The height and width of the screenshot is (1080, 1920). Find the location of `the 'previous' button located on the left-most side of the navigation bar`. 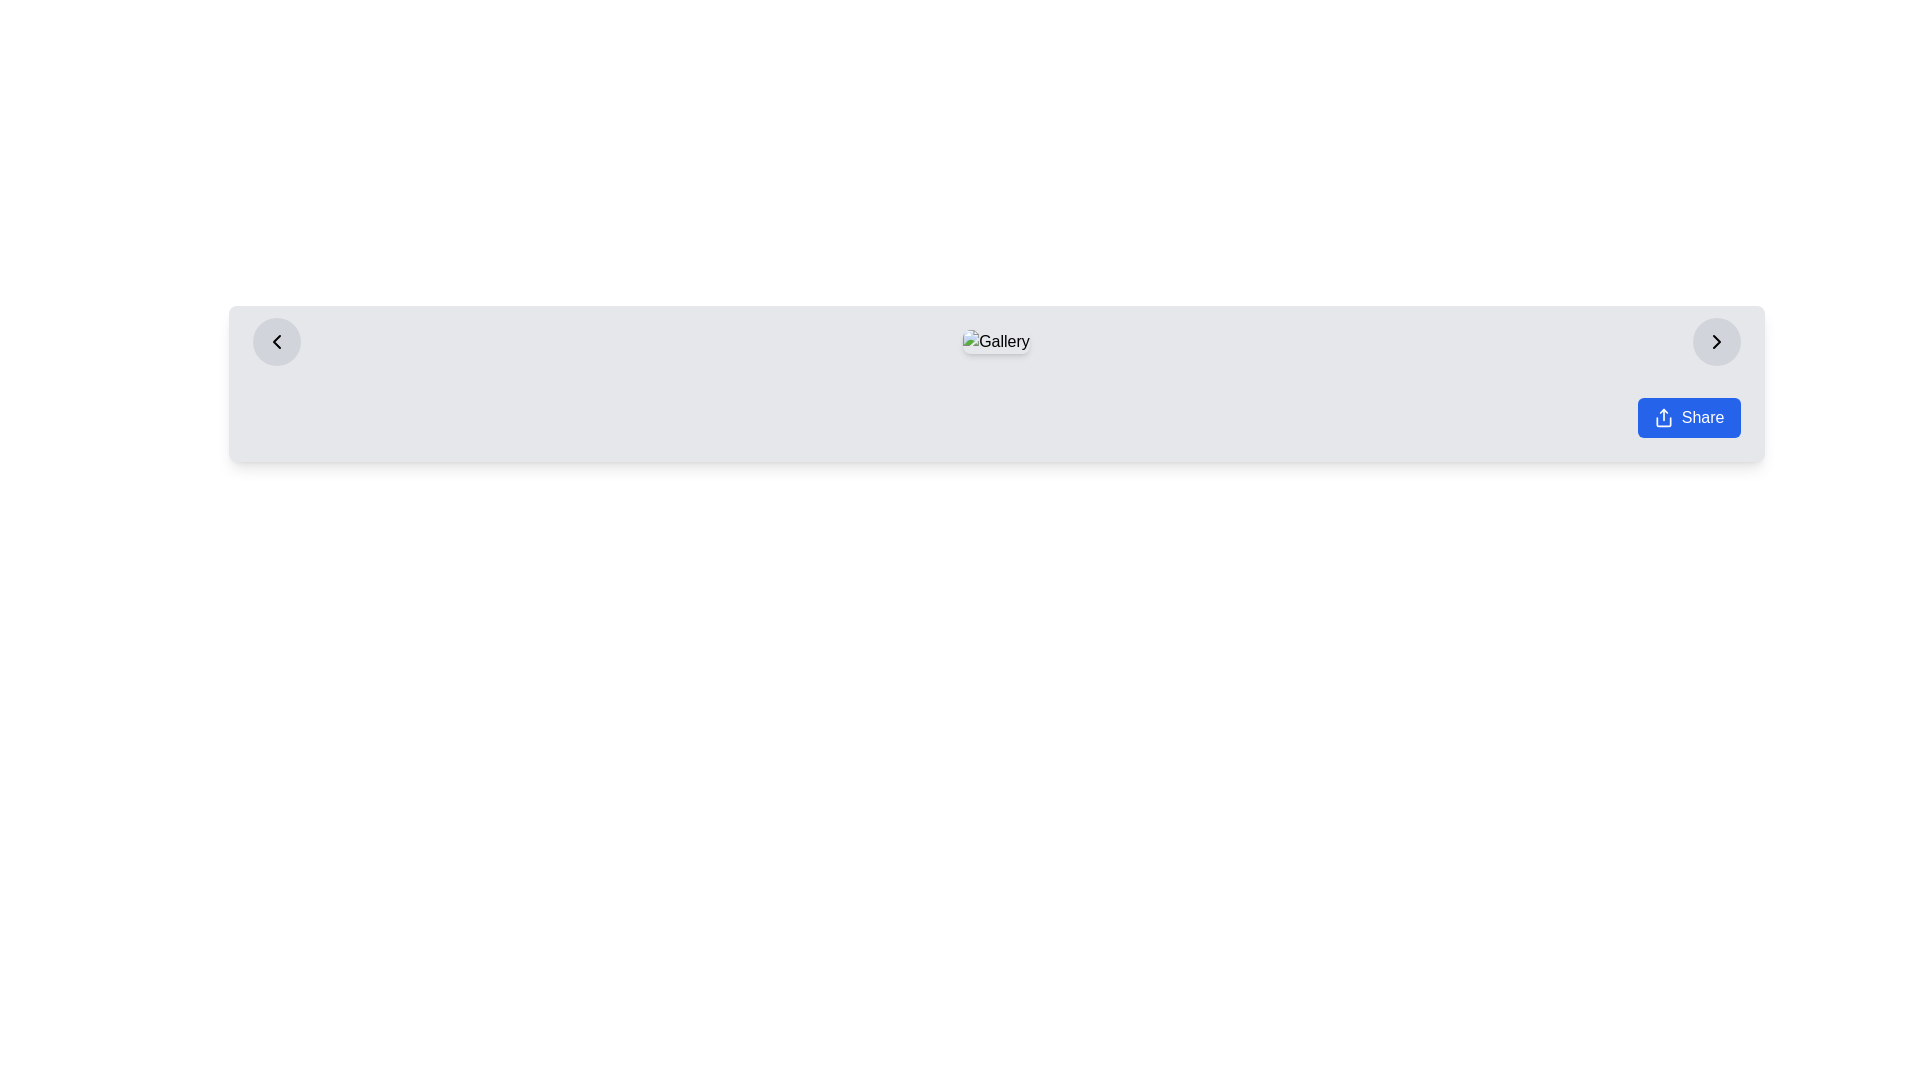

the 'previous' button located on the left-most side of the navigation bar is located at coordinates (275, 341).